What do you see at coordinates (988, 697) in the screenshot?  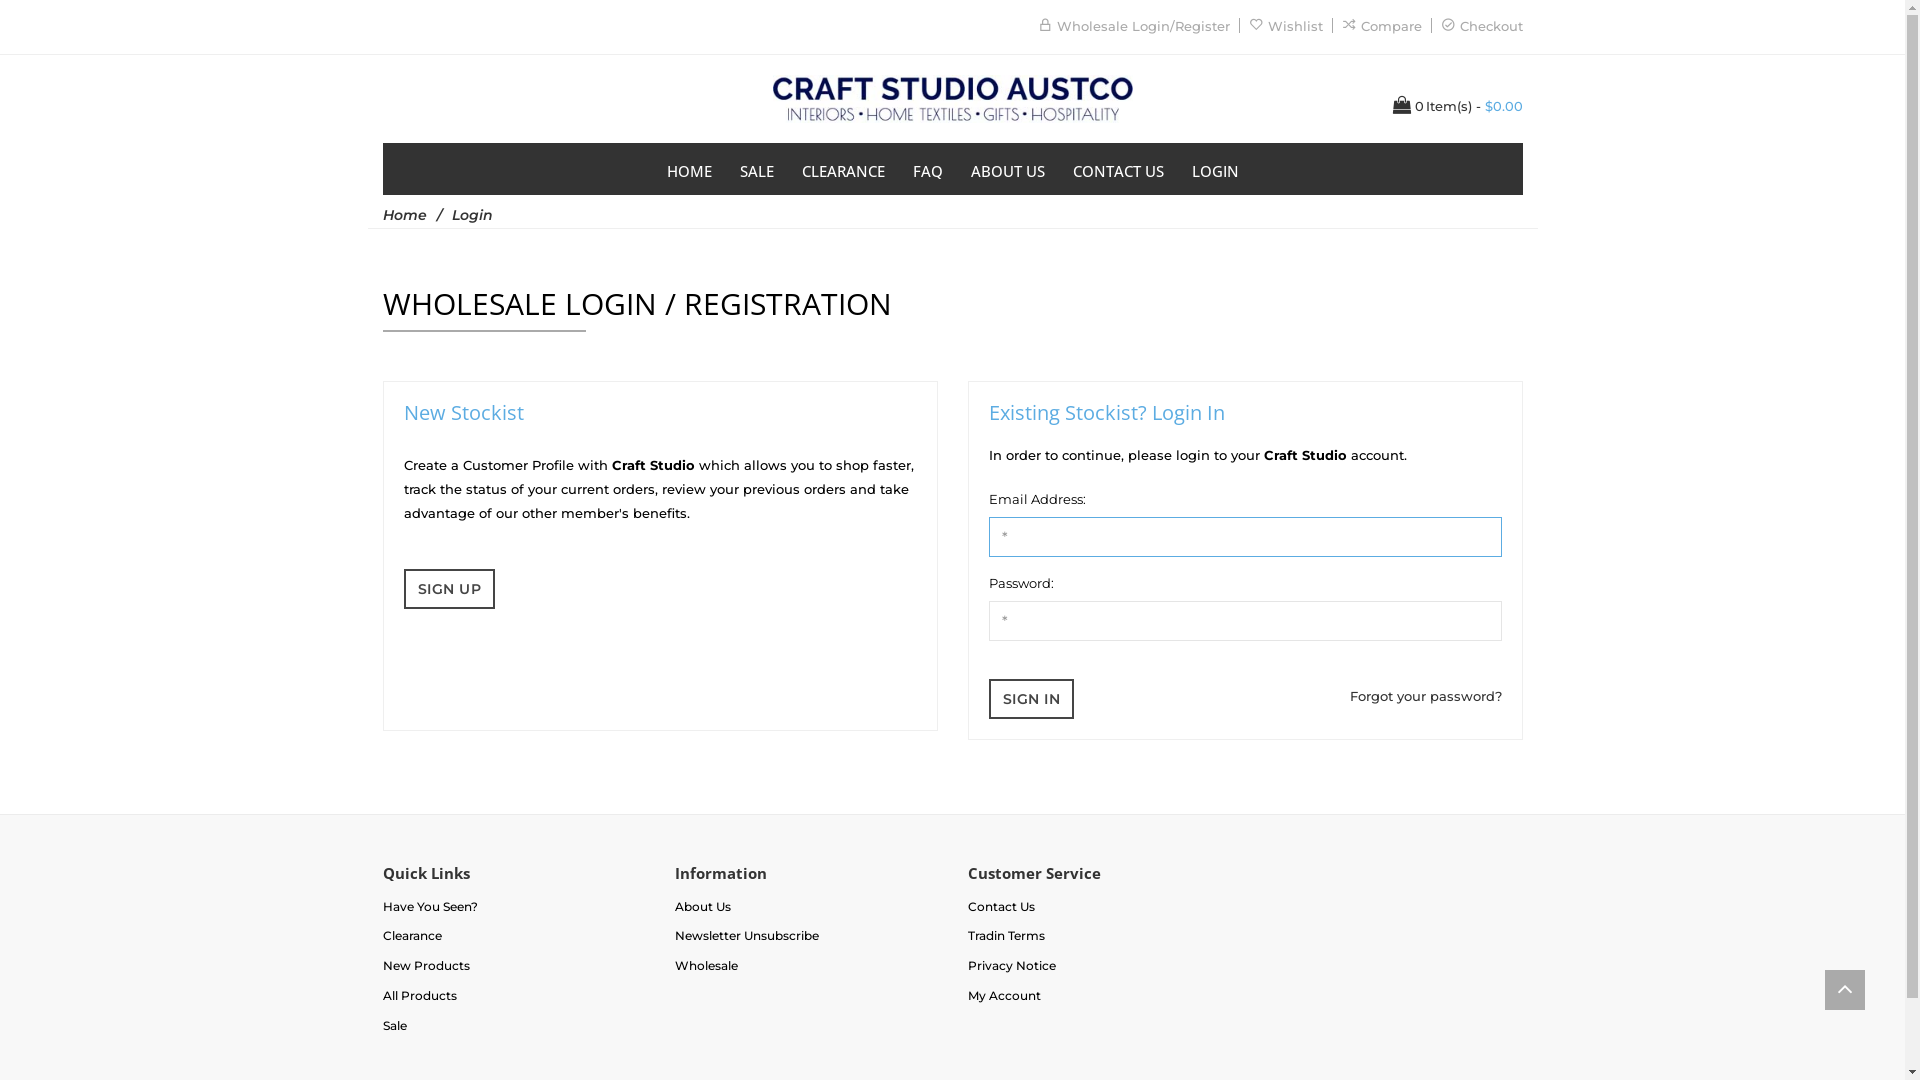 I see `'Sign In'` at bounding box center [988, 697].